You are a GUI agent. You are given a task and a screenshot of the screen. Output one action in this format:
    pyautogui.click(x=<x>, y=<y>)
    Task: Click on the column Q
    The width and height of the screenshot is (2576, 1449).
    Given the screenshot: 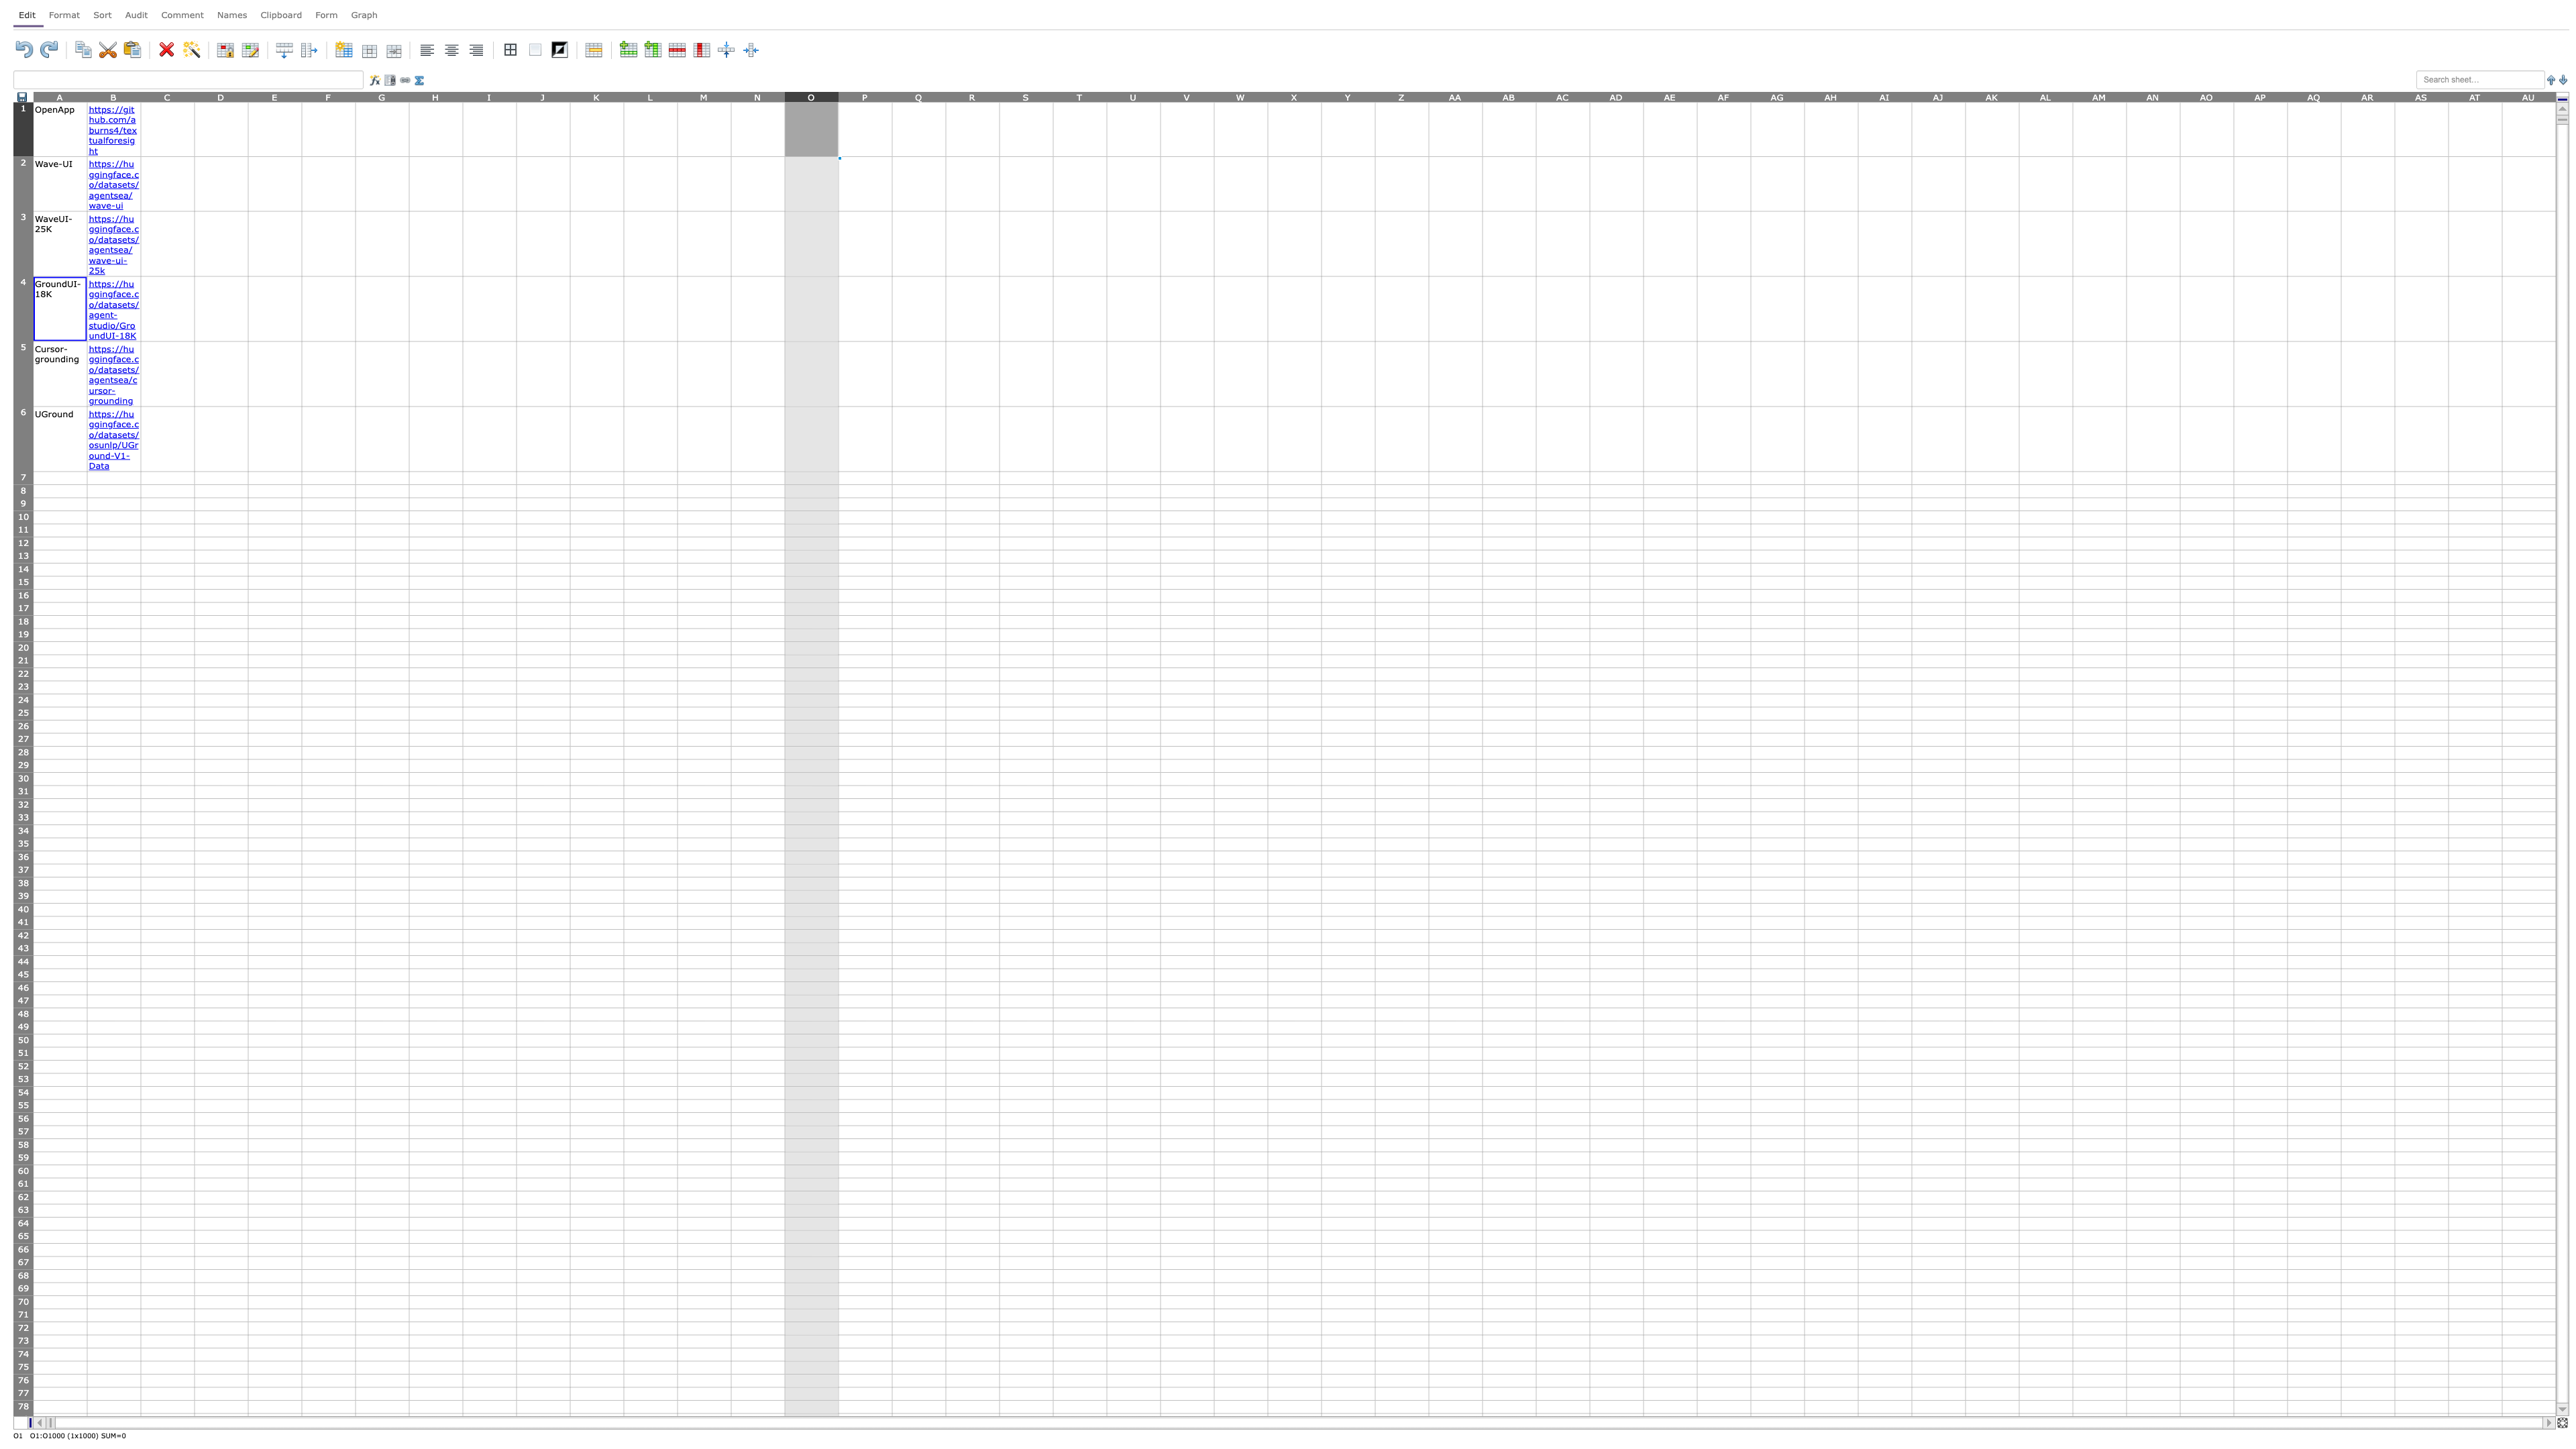 What is the action you would take?
    pyautogui.click(x=918, y=95)
    